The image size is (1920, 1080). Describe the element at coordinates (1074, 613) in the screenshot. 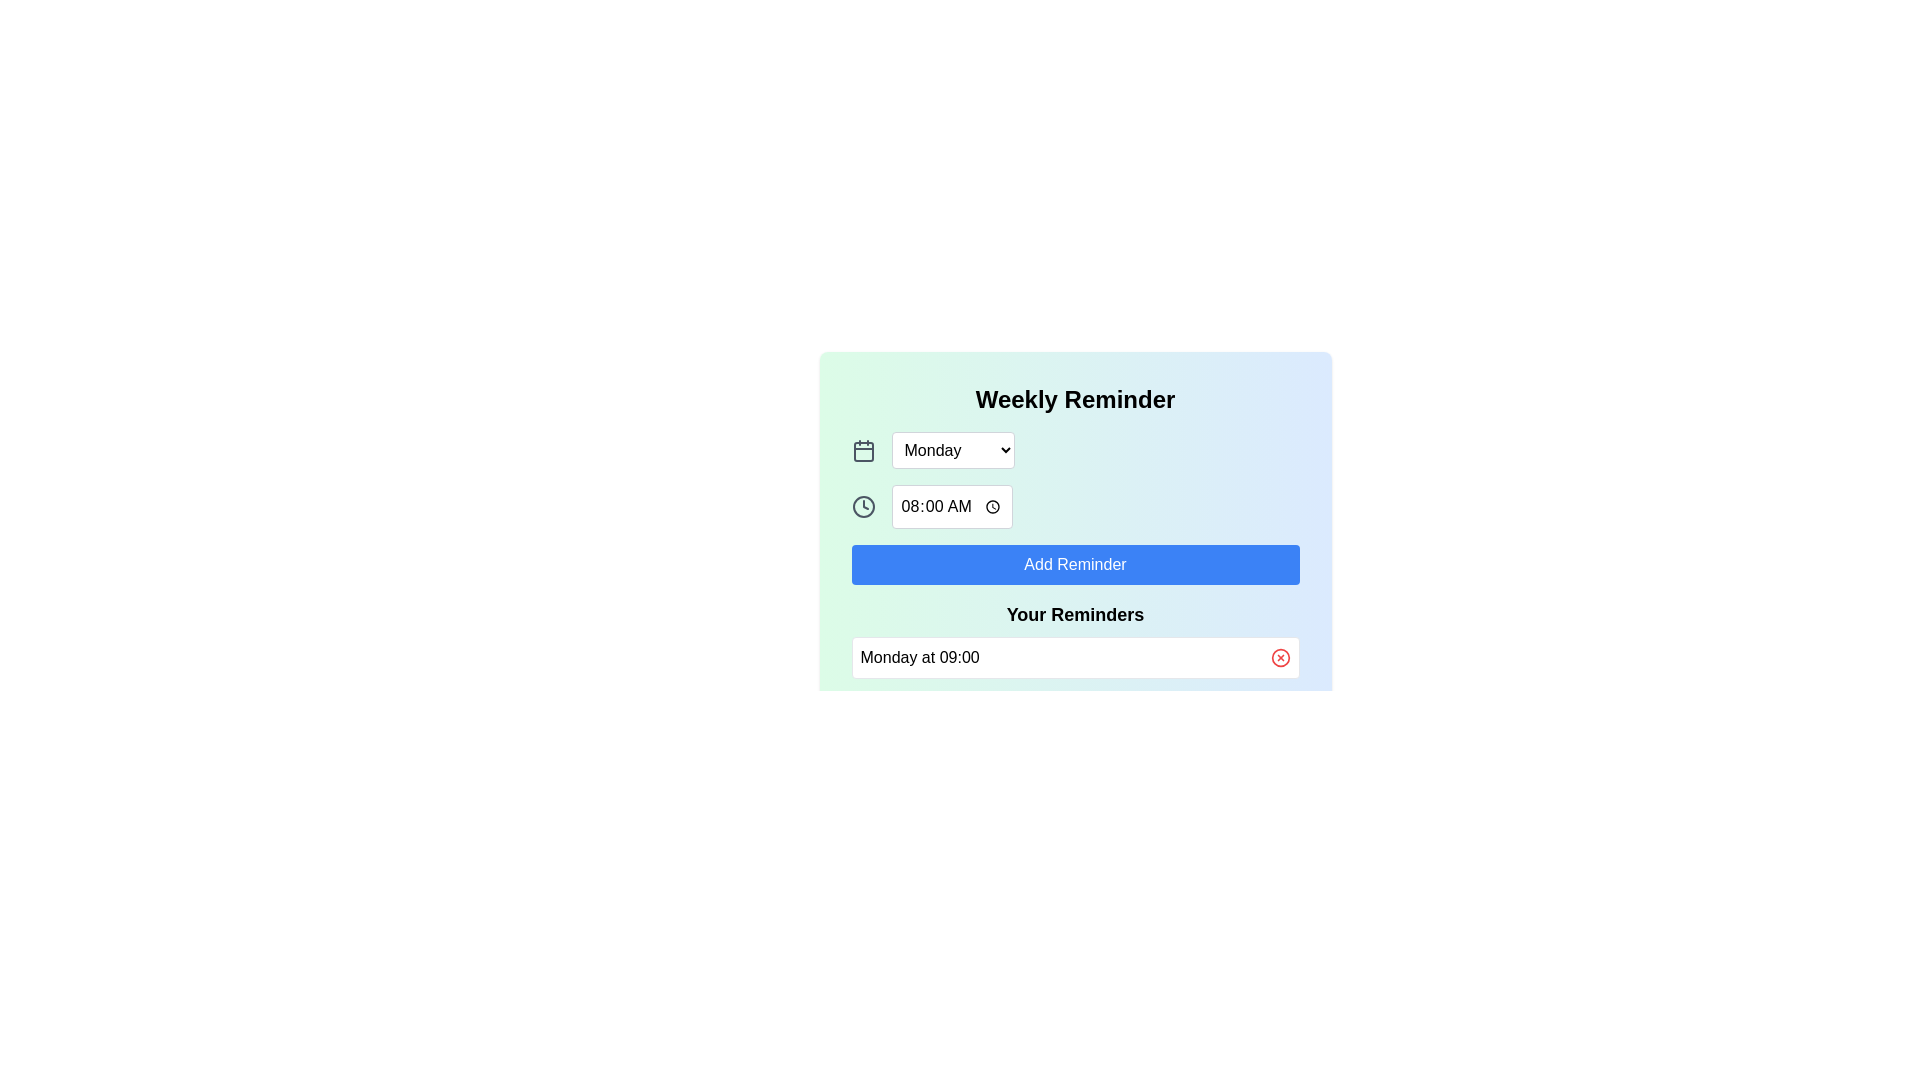

I see `the text label displaying 'Your Reminders', which is styled in bold and larger font, positioned above the 'Monday at 09:00' text` at that location.